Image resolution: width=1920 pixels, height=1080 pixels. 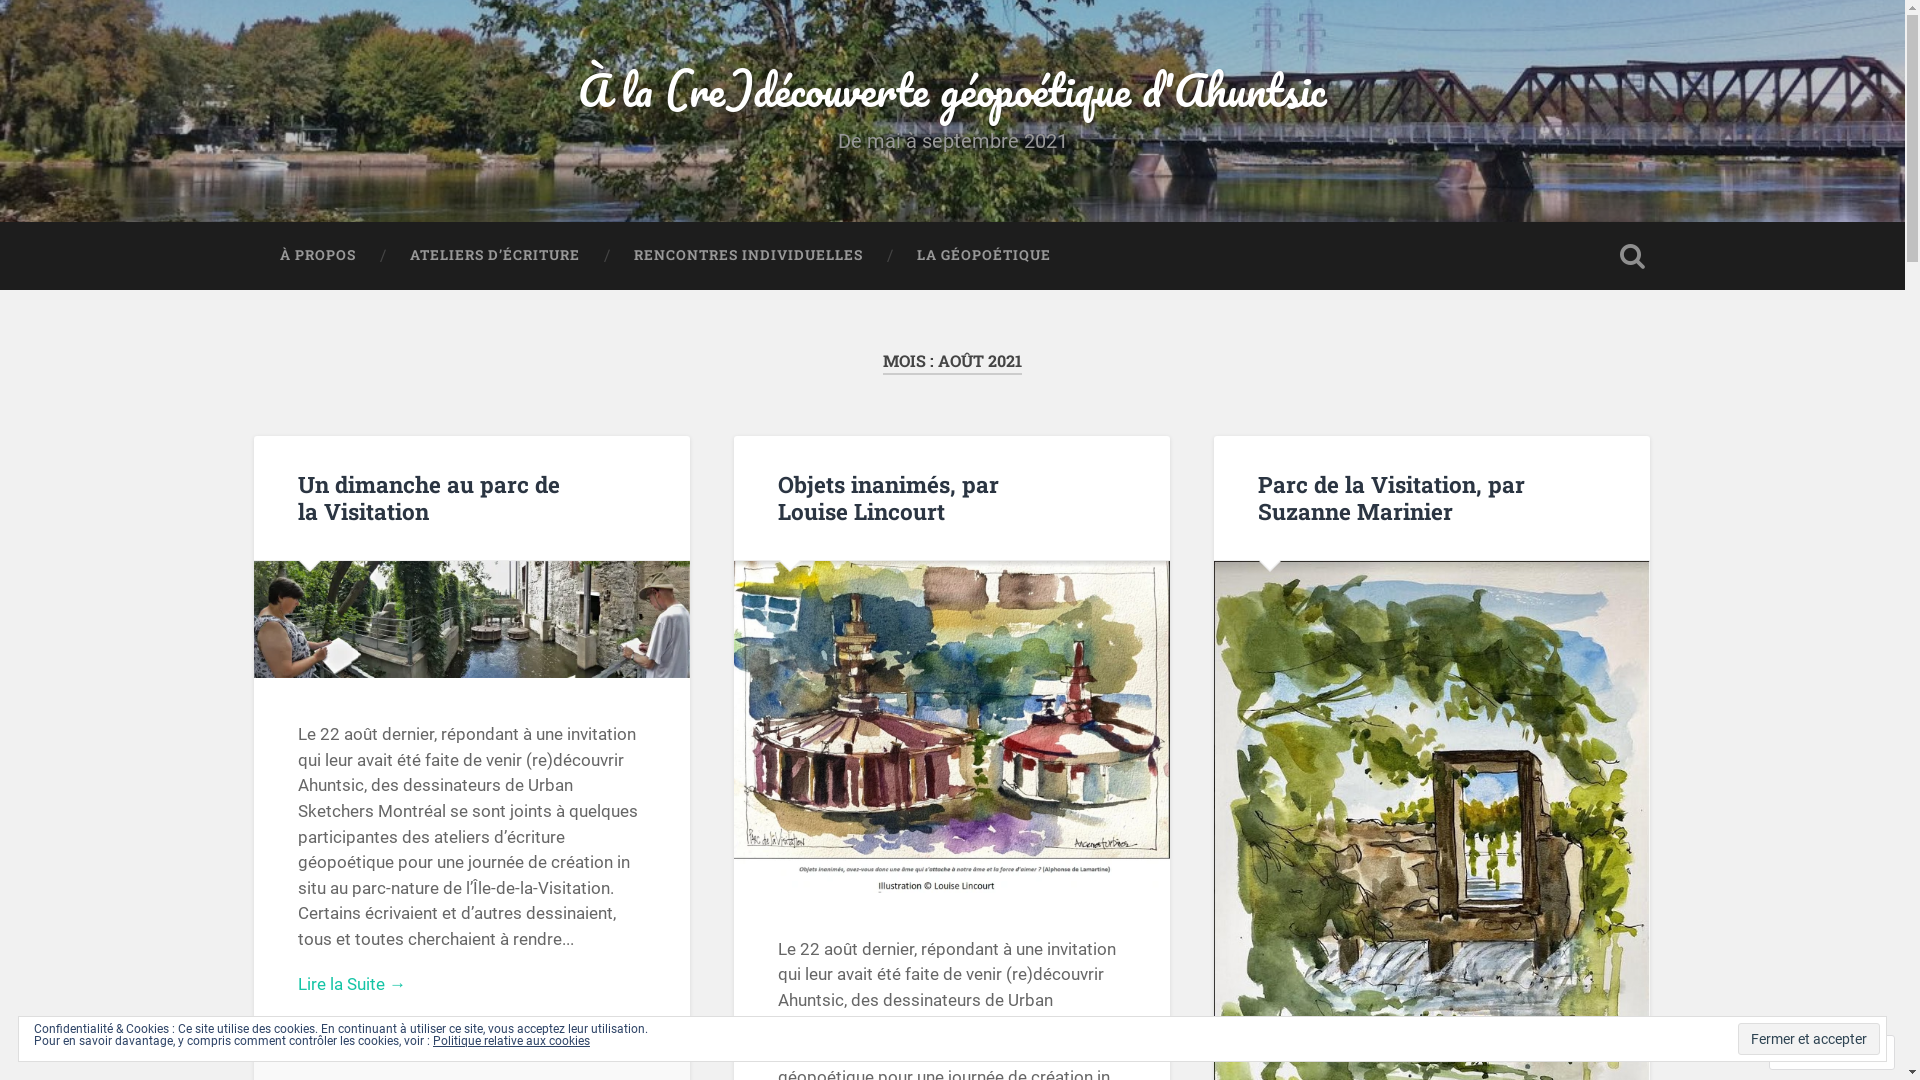 What do you see at coordinates (1632, 254) in the screenshot?
I see `'Ouvrir la recherche'` at bounding box center [1632, 254].